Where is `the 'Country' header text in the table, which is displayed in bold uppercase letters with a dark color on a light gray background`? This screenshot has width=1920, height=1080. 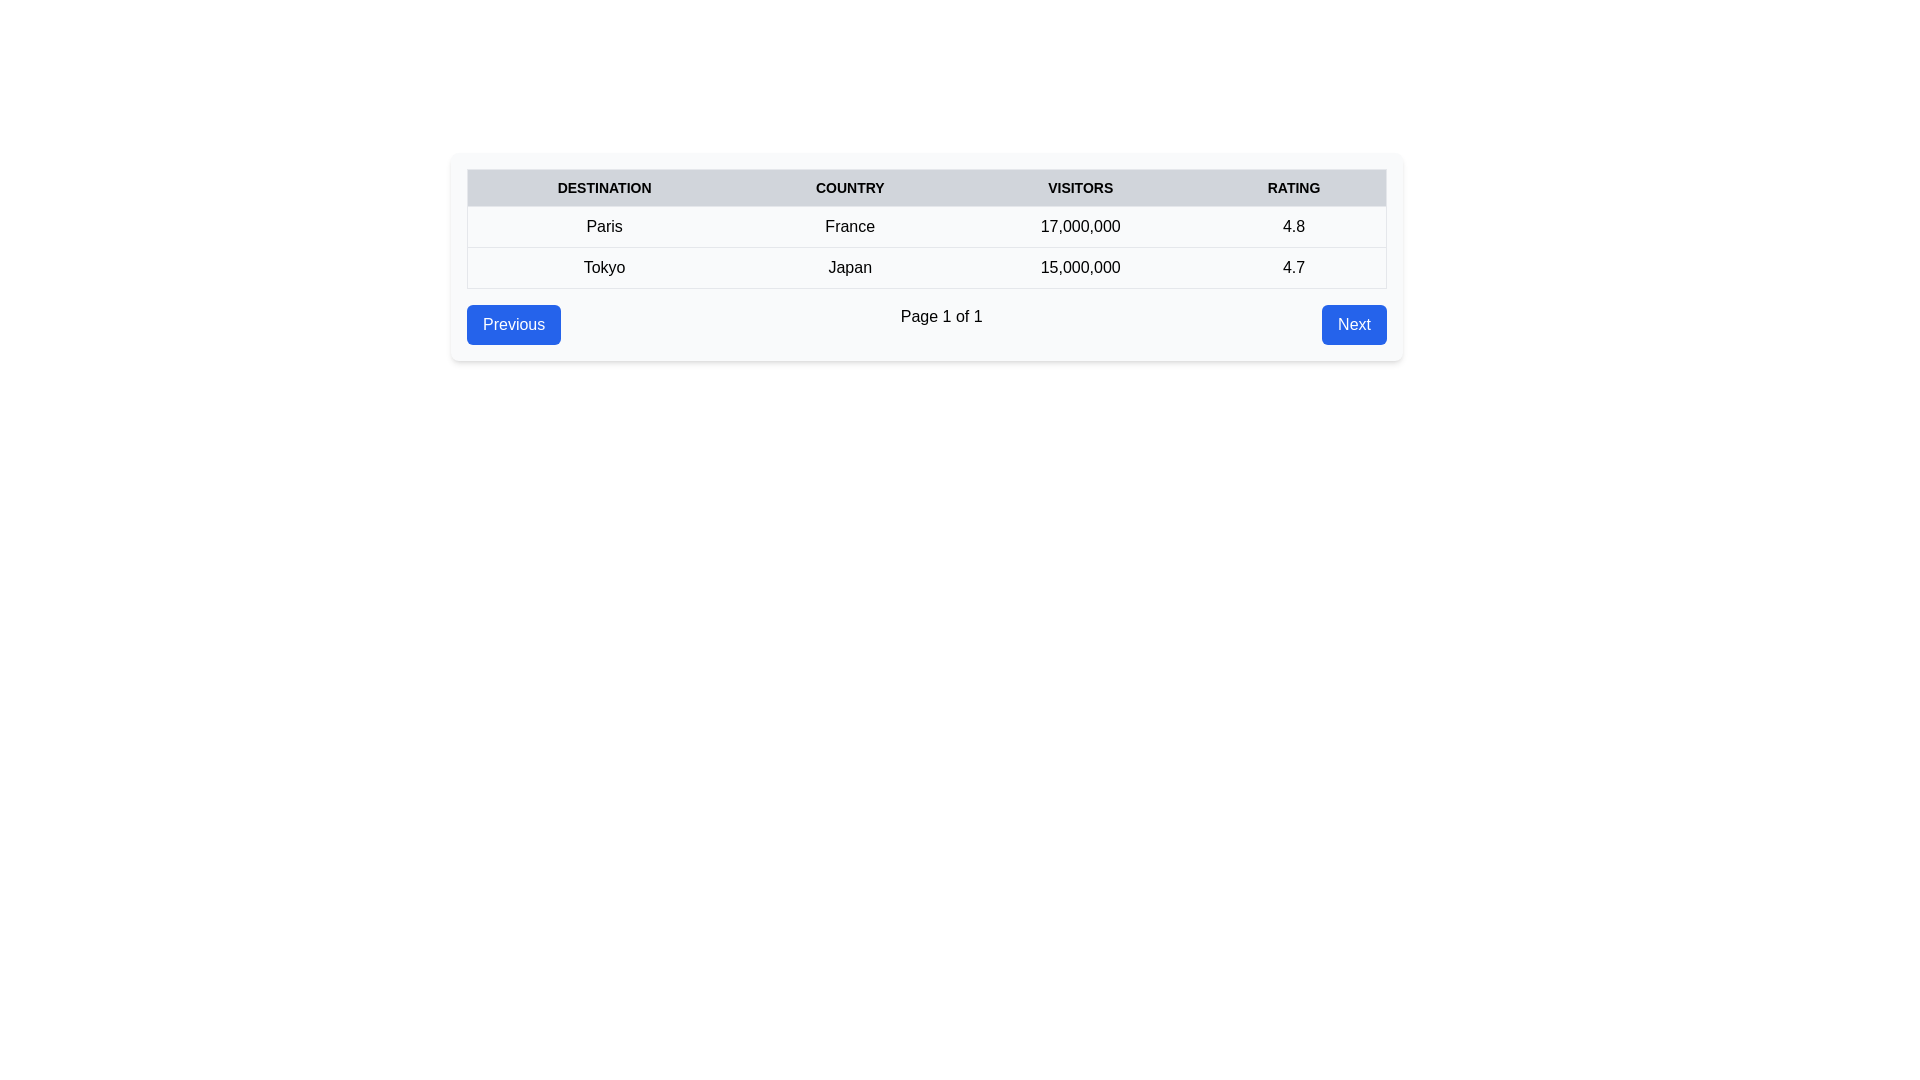 the 'Country' header text in the table, which is displayed in bold uppercase letters with a dark color on a light gray background is located at coordinates (850, 188).